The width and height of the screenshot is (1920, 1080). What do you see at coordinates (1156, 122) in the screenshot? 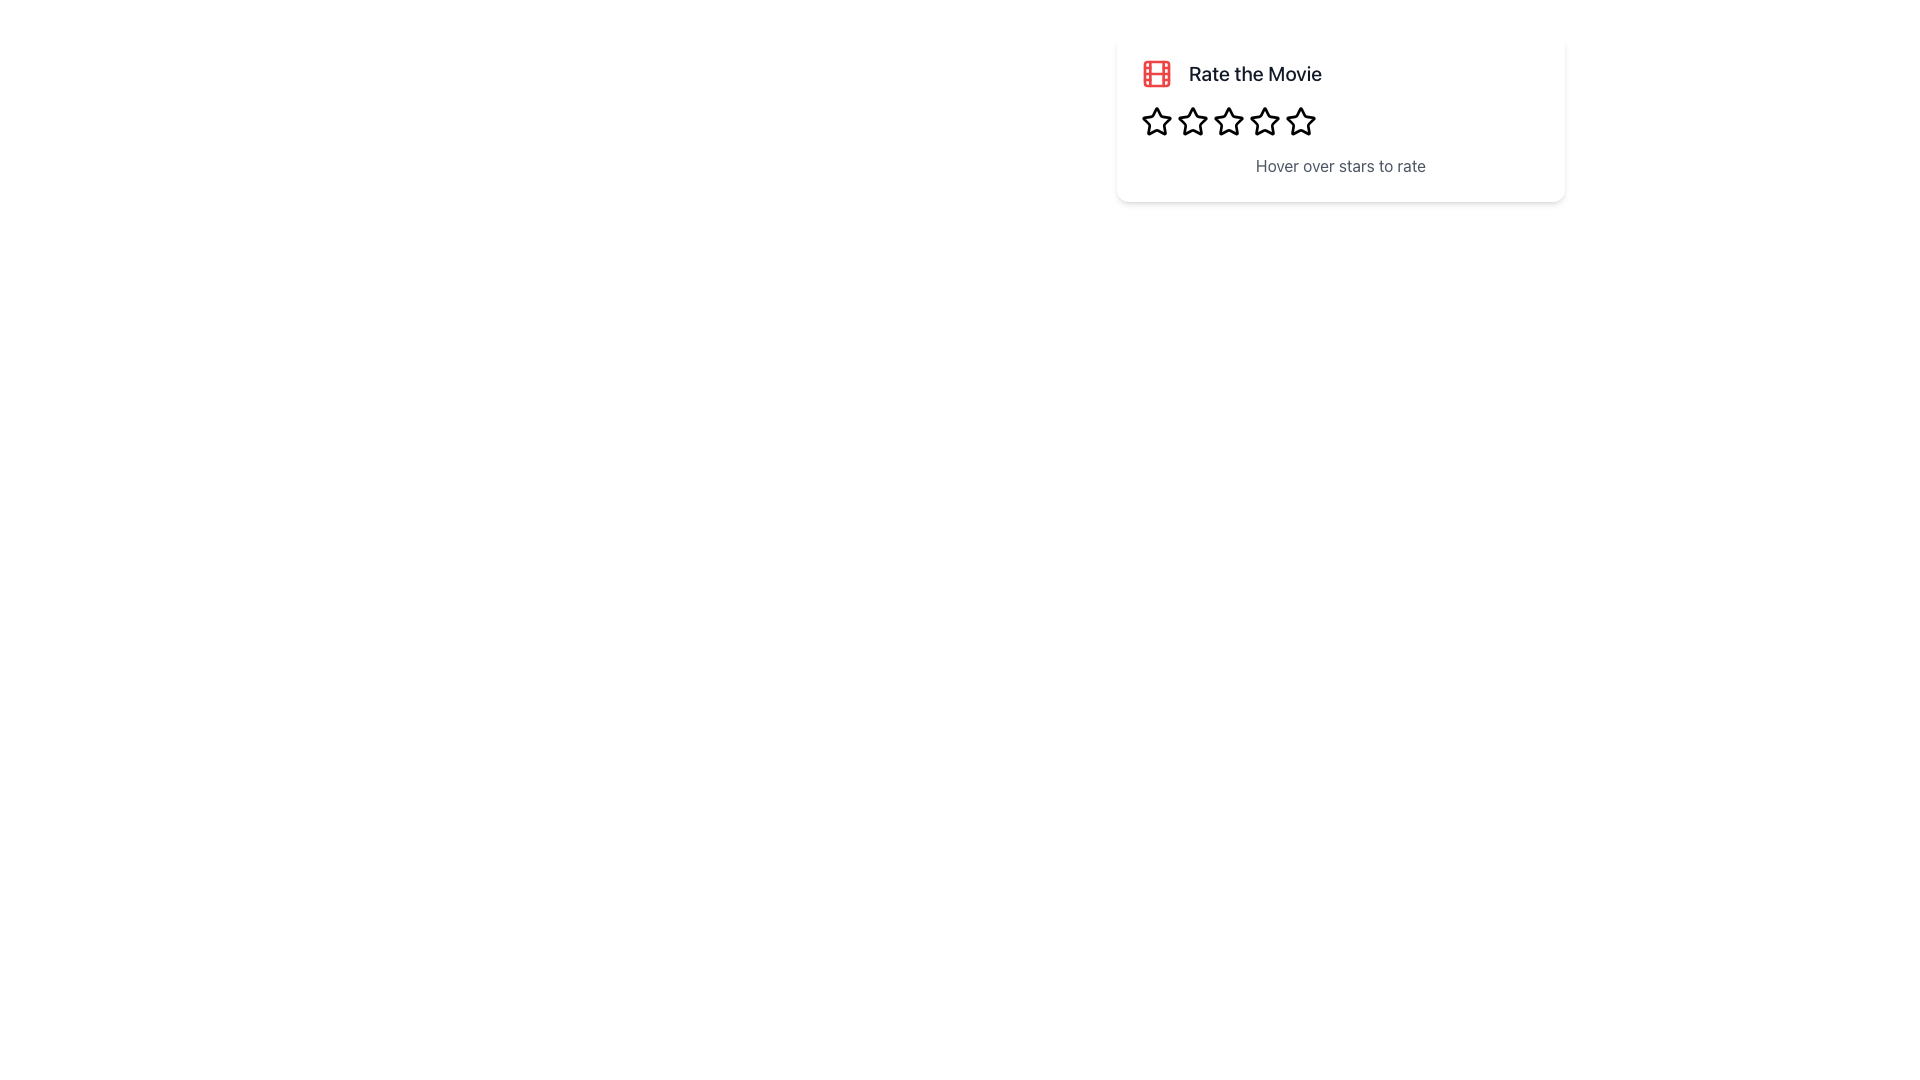
I see `the first star icon, which is outlined with bold black edges` at bounding box center [1156, 122].